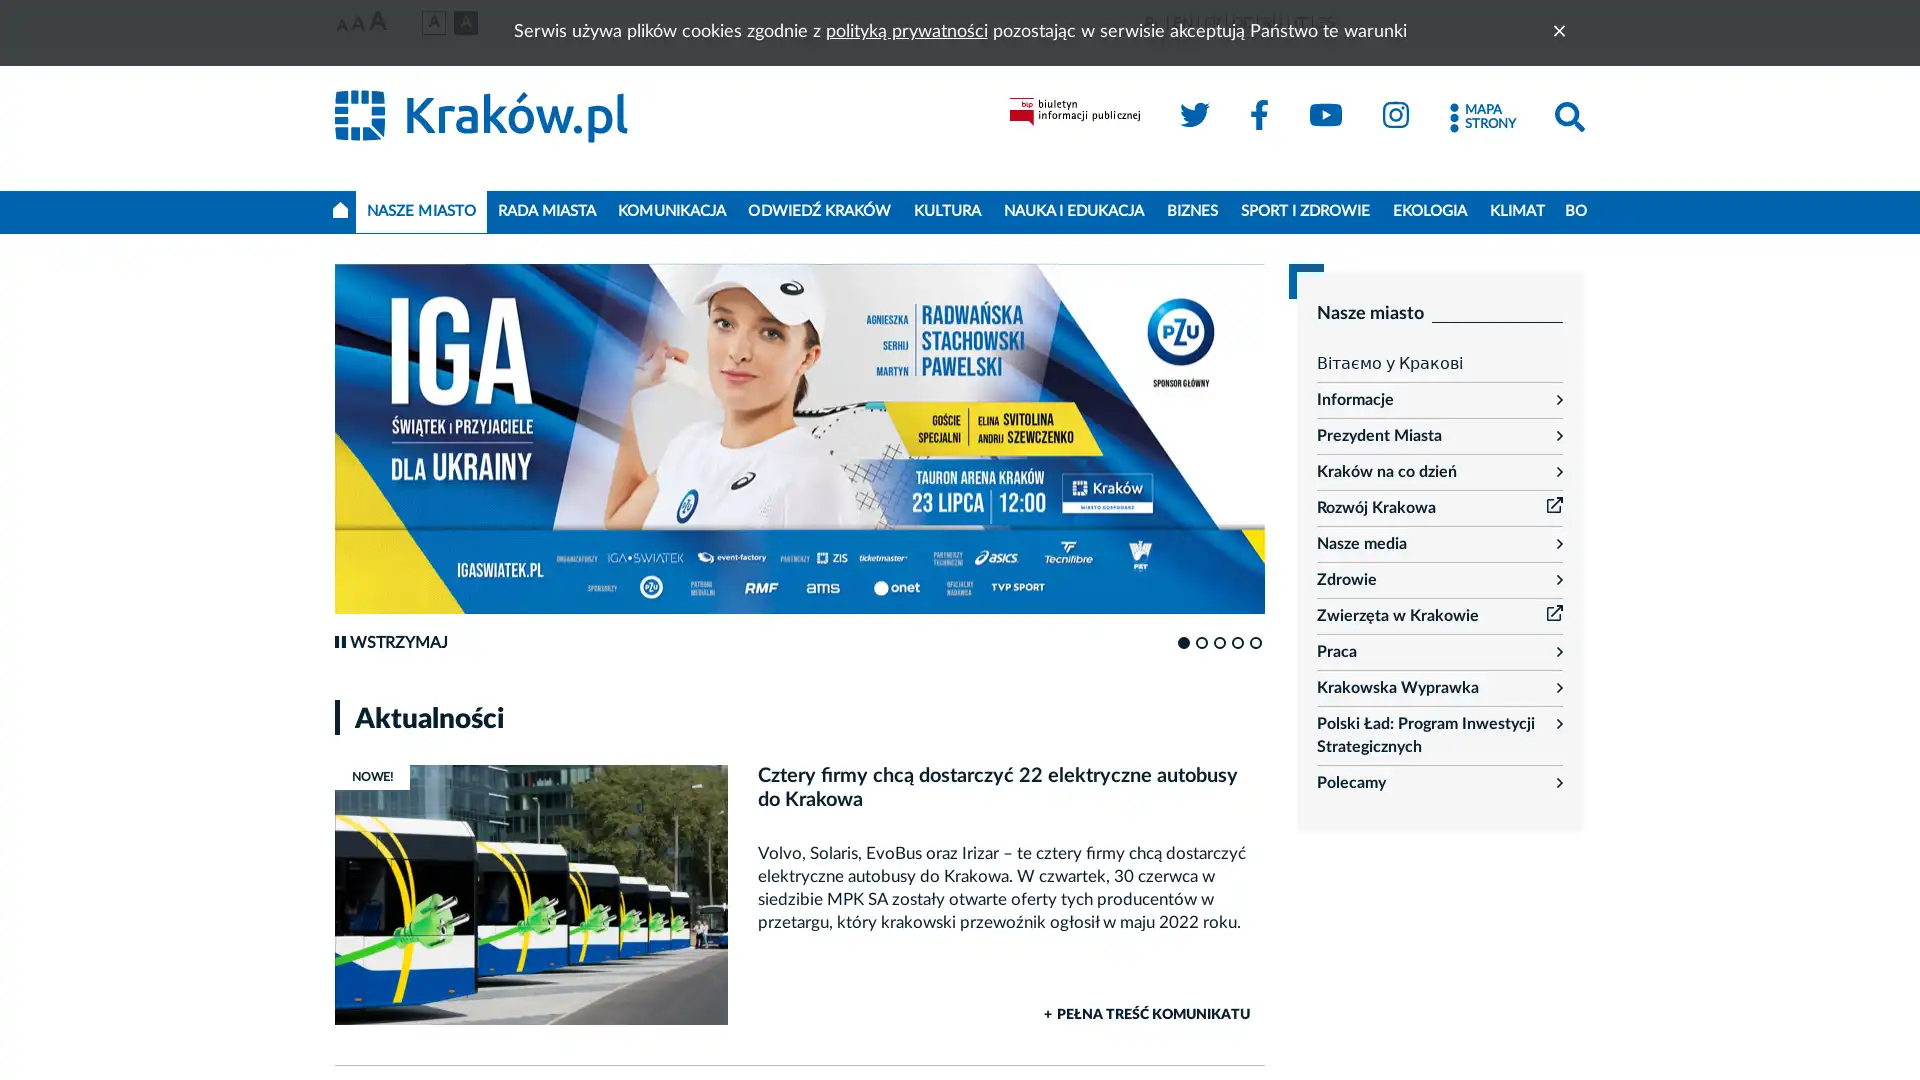 The image size is (1920, 1080). Describe the element at coordinates (1568, 117) in the screenshot. I see `Szukaj` at that location.